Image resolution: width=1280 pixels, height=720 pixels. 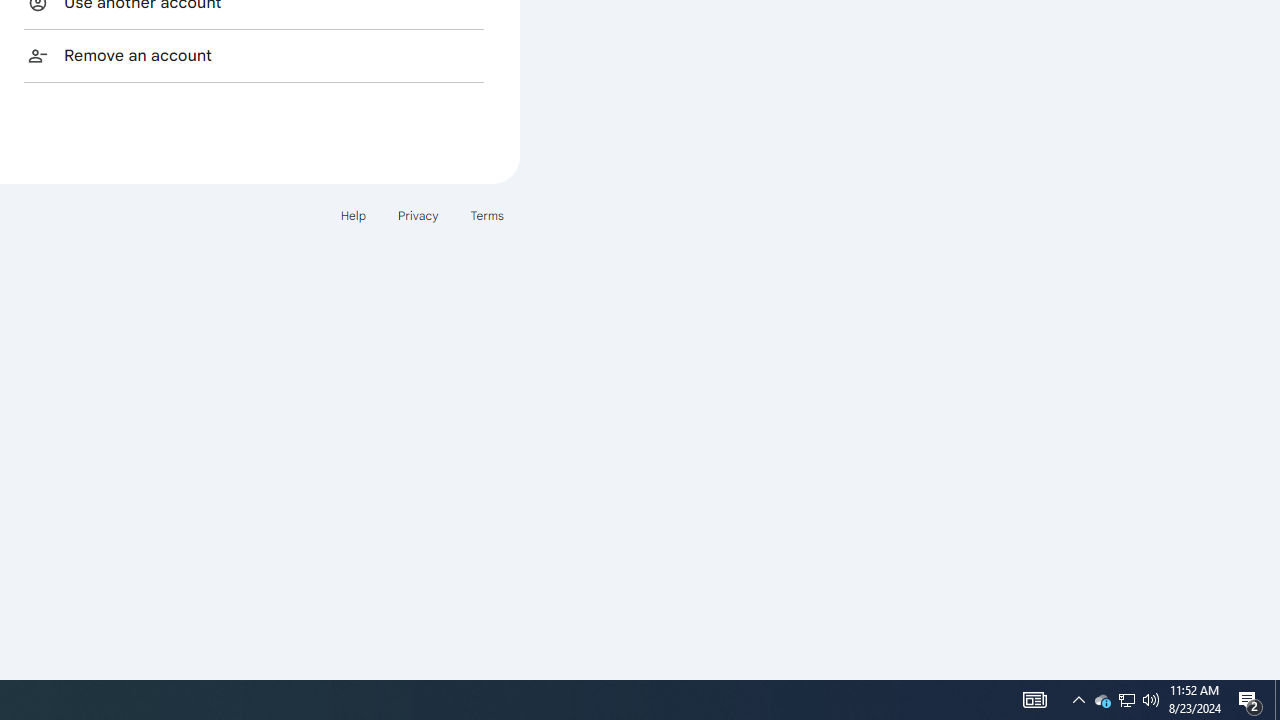 I want to click on 'Help', so click(x=352, y=215).